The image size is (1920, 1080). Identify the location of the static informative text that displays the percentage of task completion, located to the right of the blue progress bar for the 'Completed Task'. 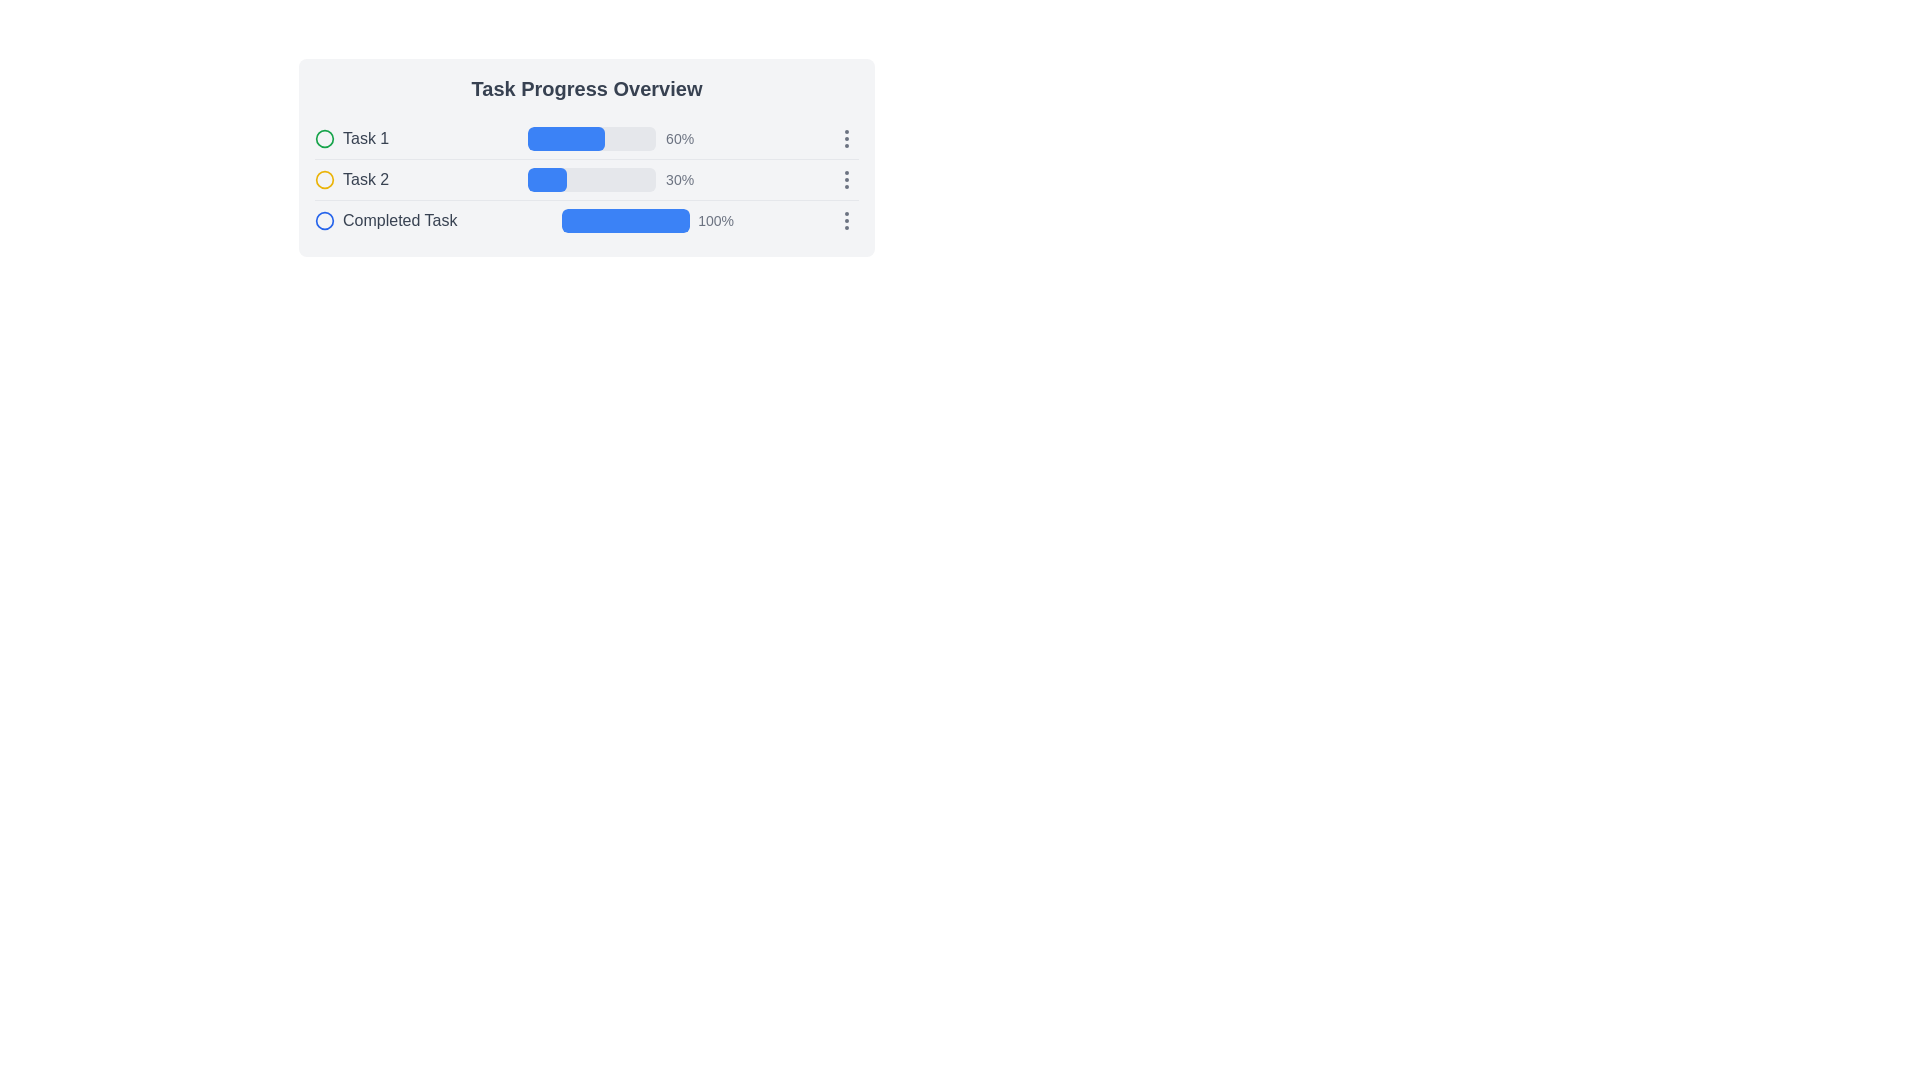
(714, 220).